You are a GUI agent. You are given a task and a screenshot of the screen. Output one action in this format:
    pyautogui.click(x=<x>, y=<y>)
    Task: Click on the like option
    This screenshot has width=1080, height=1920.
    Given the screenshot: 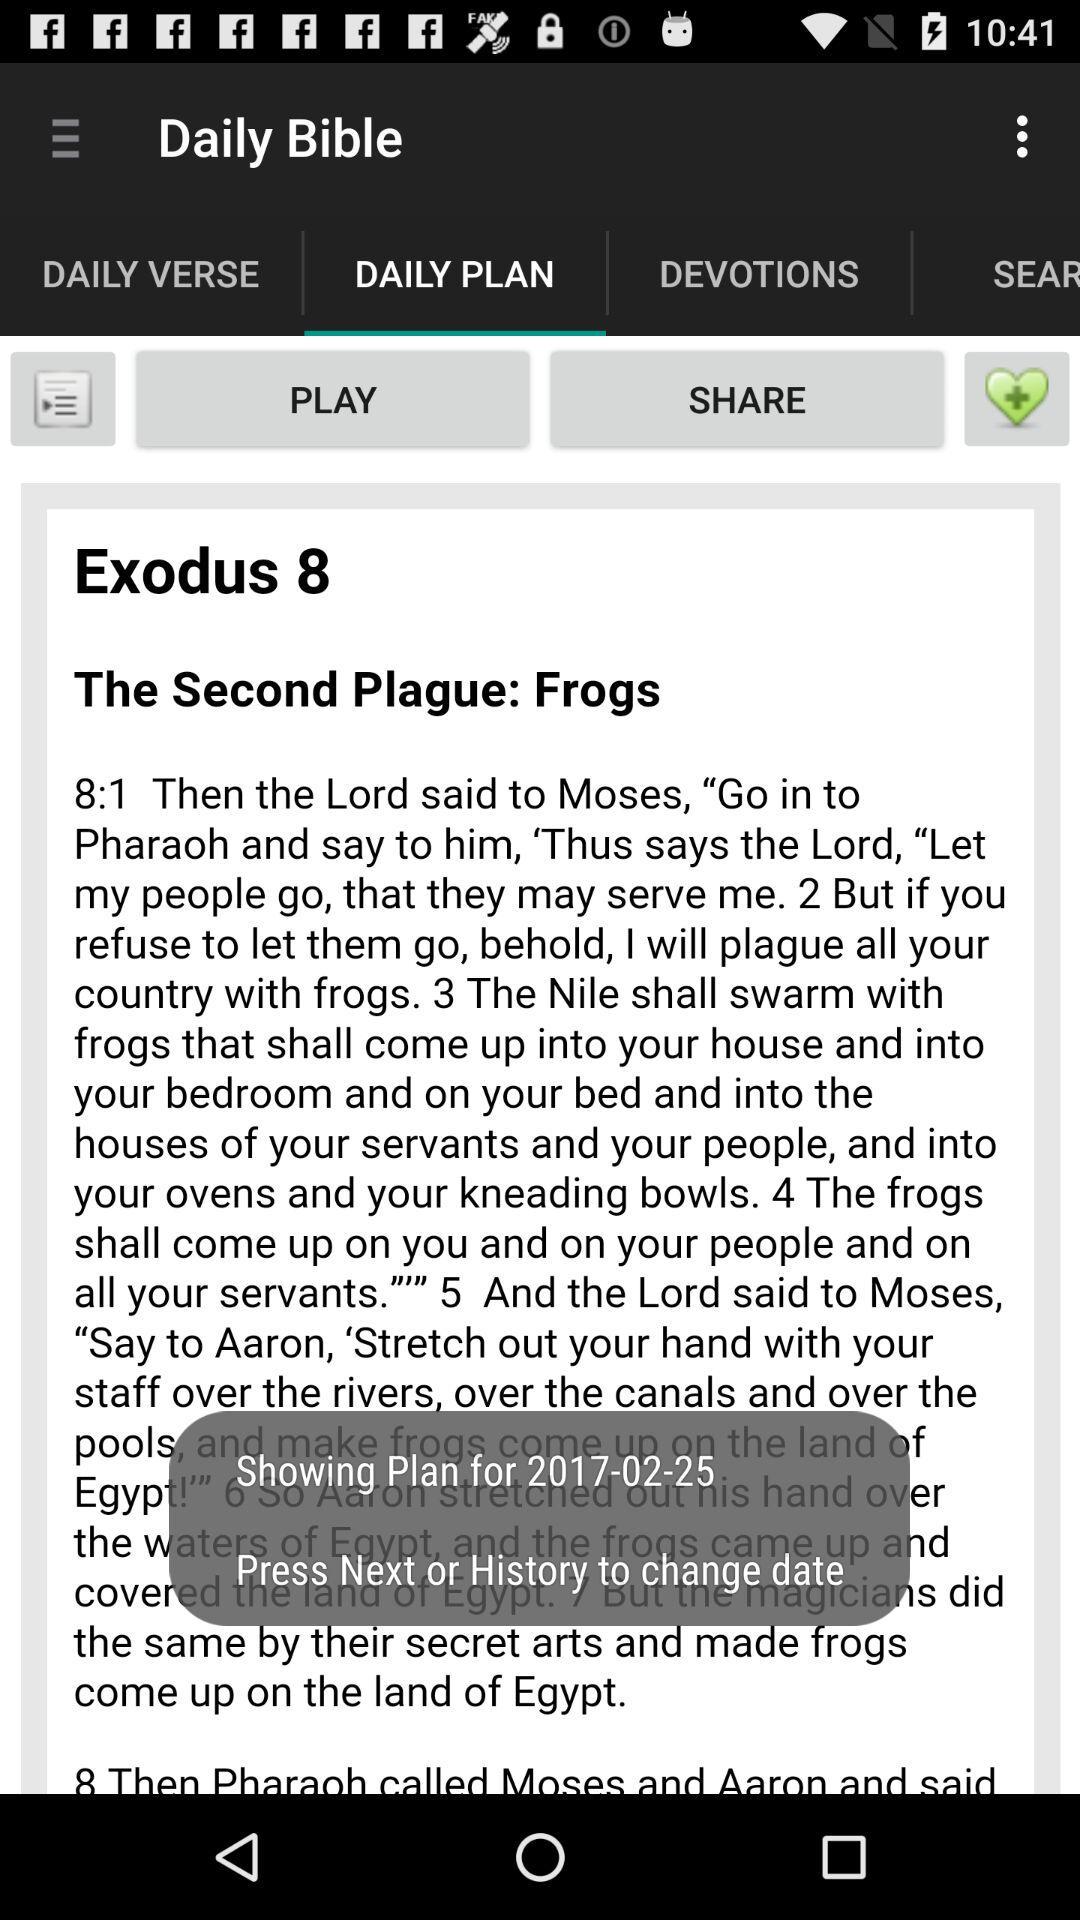 What is the action you would take?
    pyautogui.click(x=1017, y=398)
    